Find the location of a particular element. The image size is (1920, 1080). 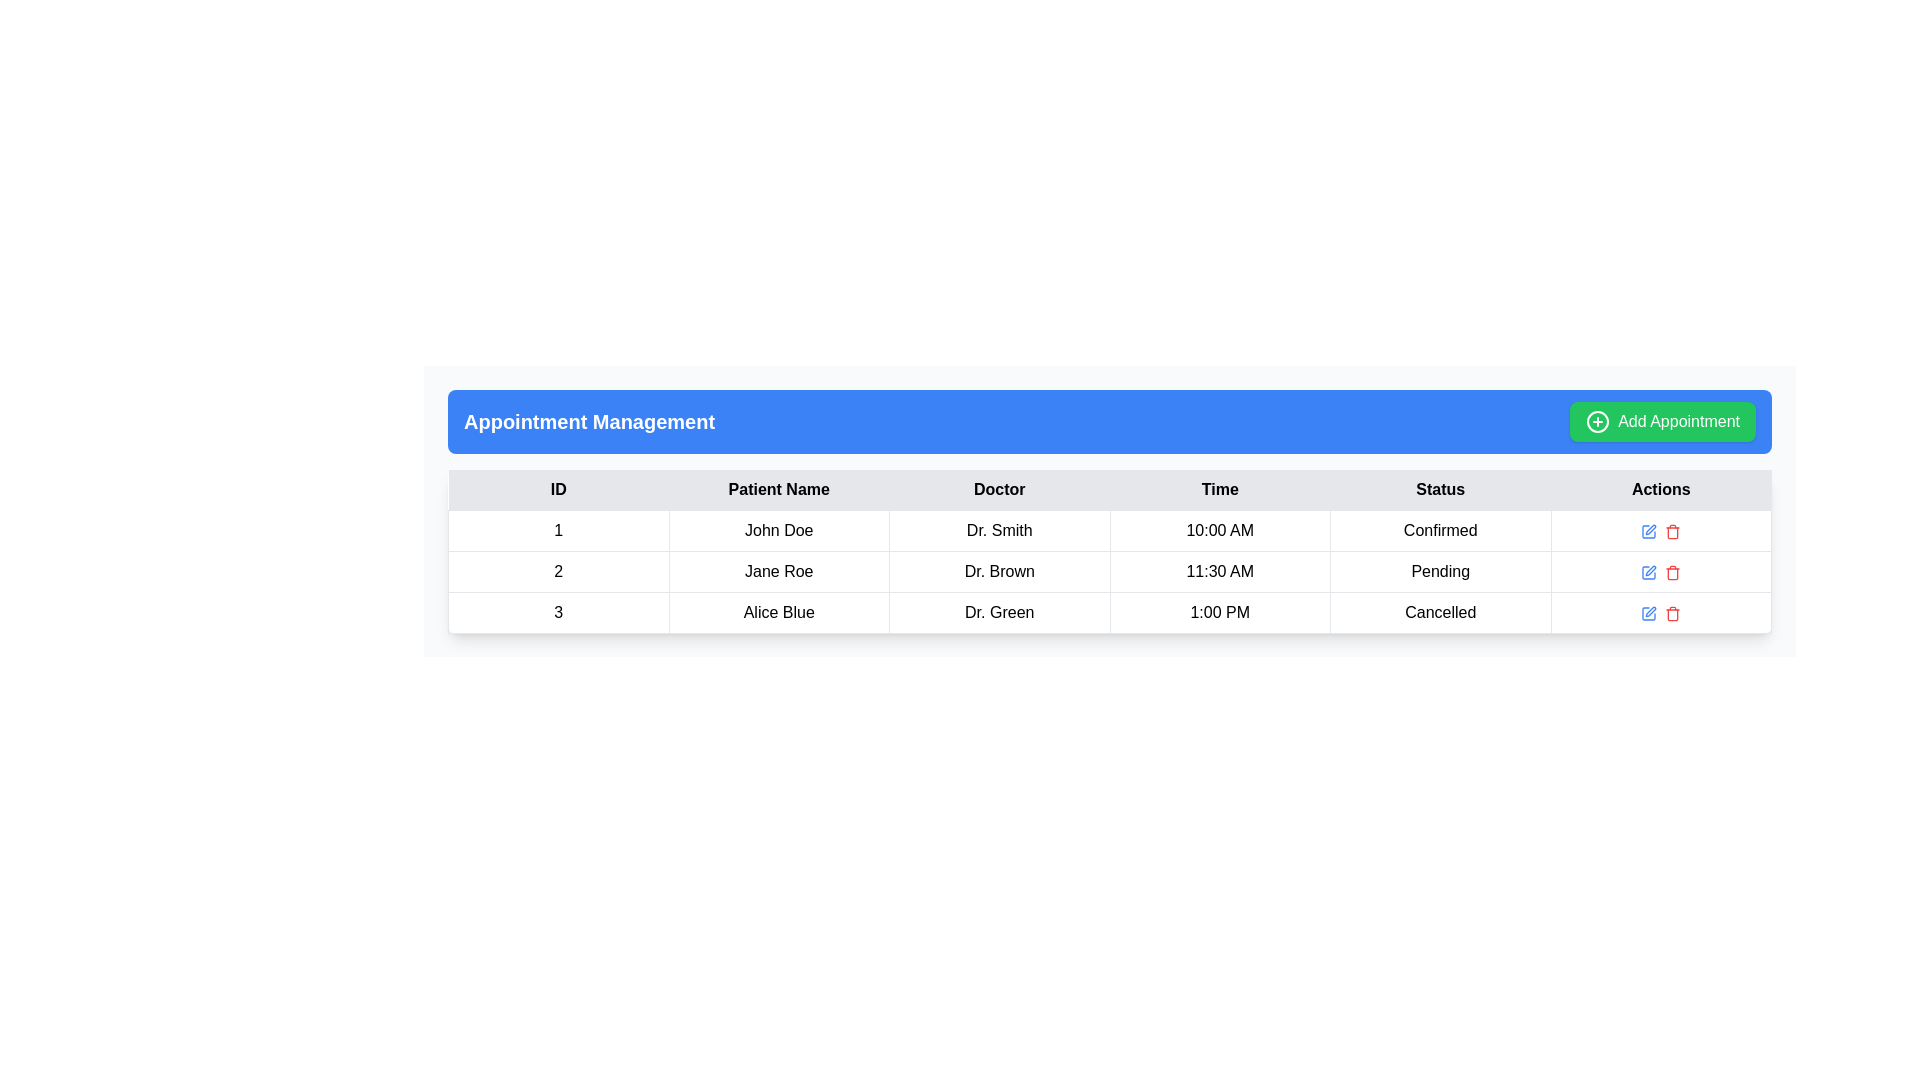

the trash can icon button located in the 'Actions' column of the second row of the table, corresponding to the entry for 'Jane Roe' is located at coordinates (1673, 572).